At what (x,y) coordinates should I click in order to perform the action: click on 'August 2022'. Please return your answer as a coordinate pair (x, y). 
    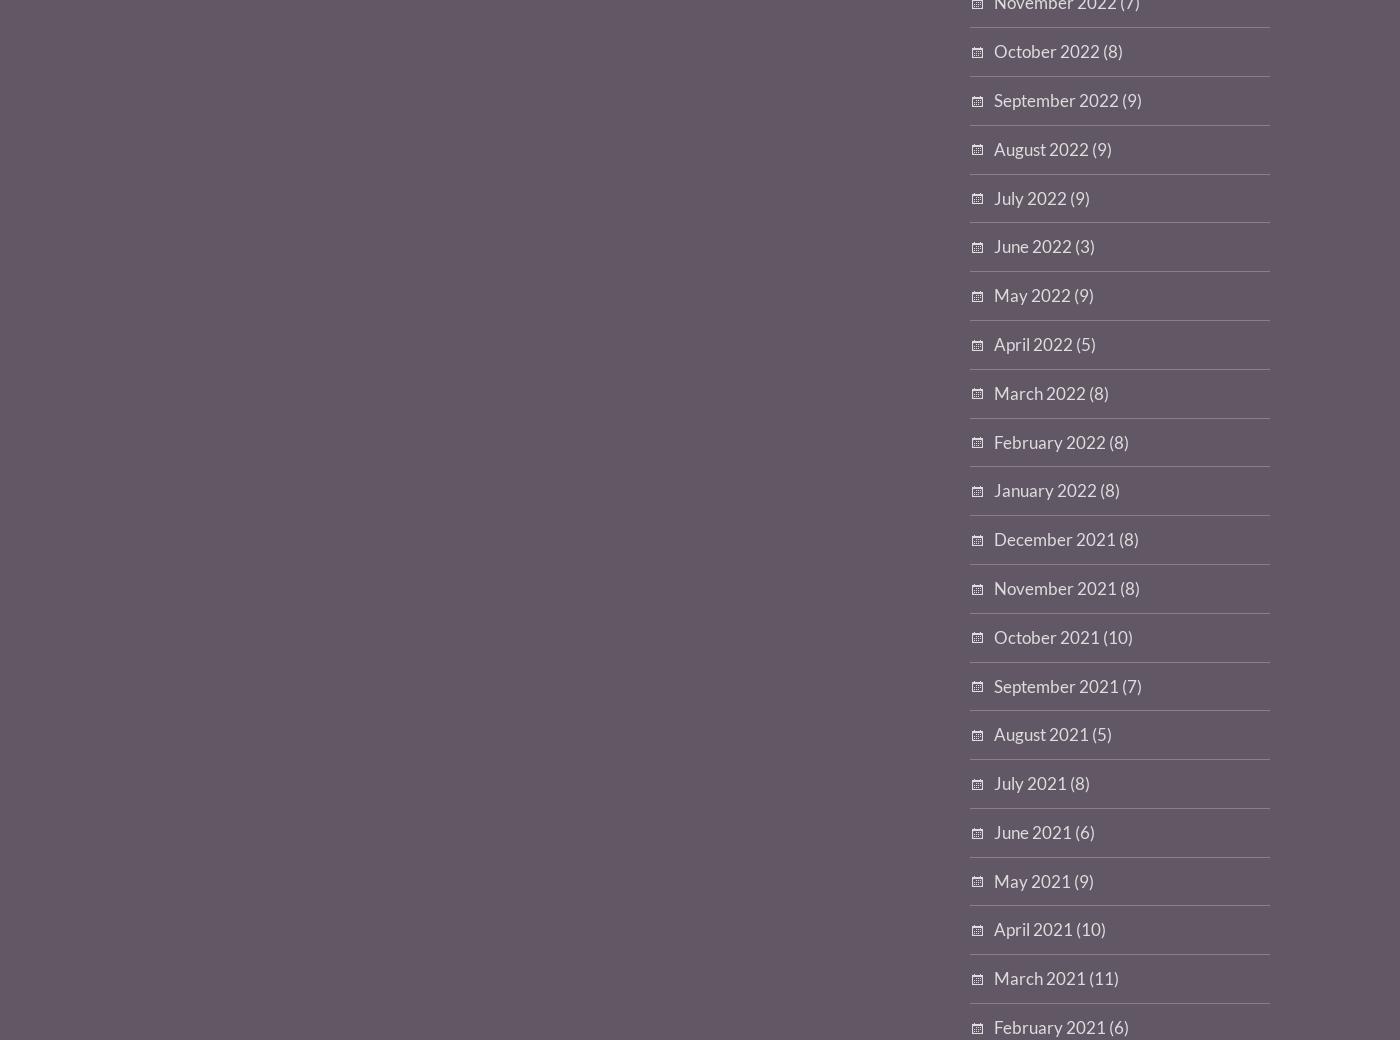
    Looking at the image, I should click on (1041, 148).